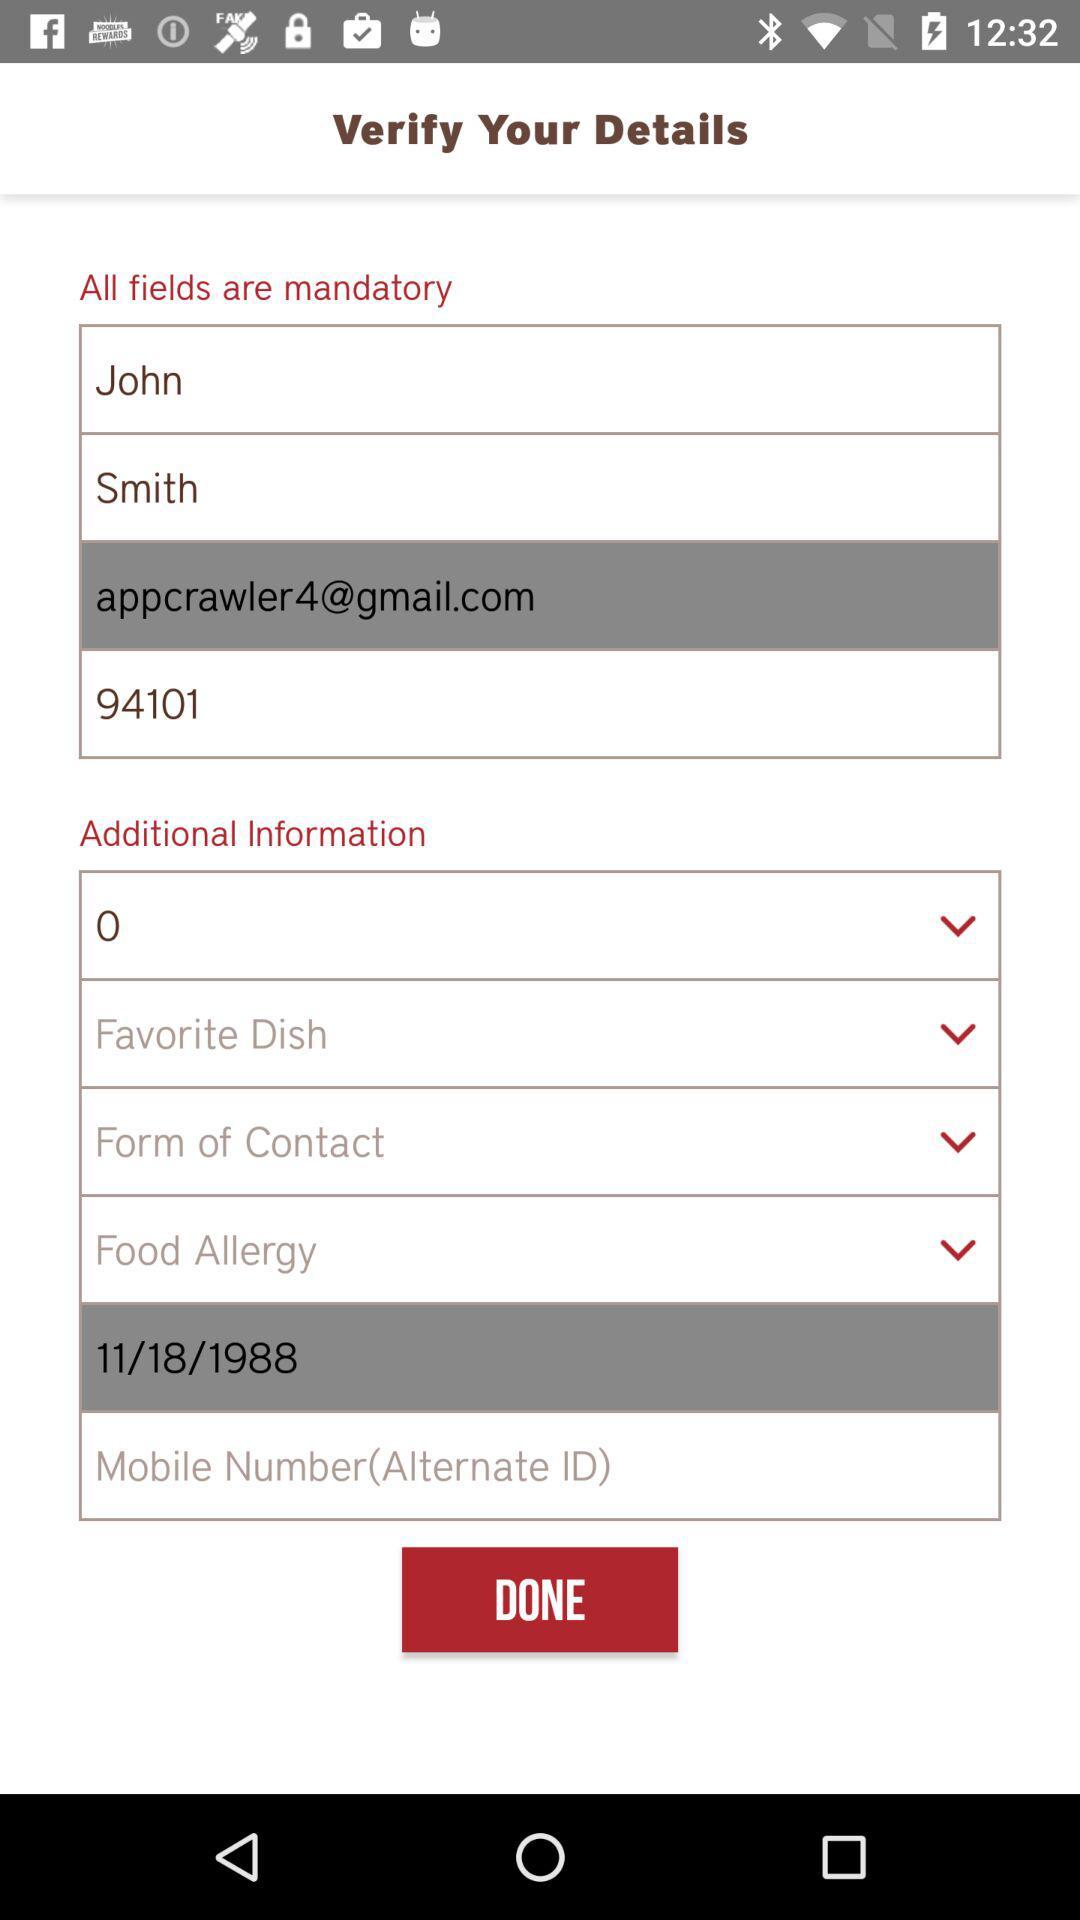 This screenshot has height=1920, width=1080. I want to click on smith icon, so click(540, 487).